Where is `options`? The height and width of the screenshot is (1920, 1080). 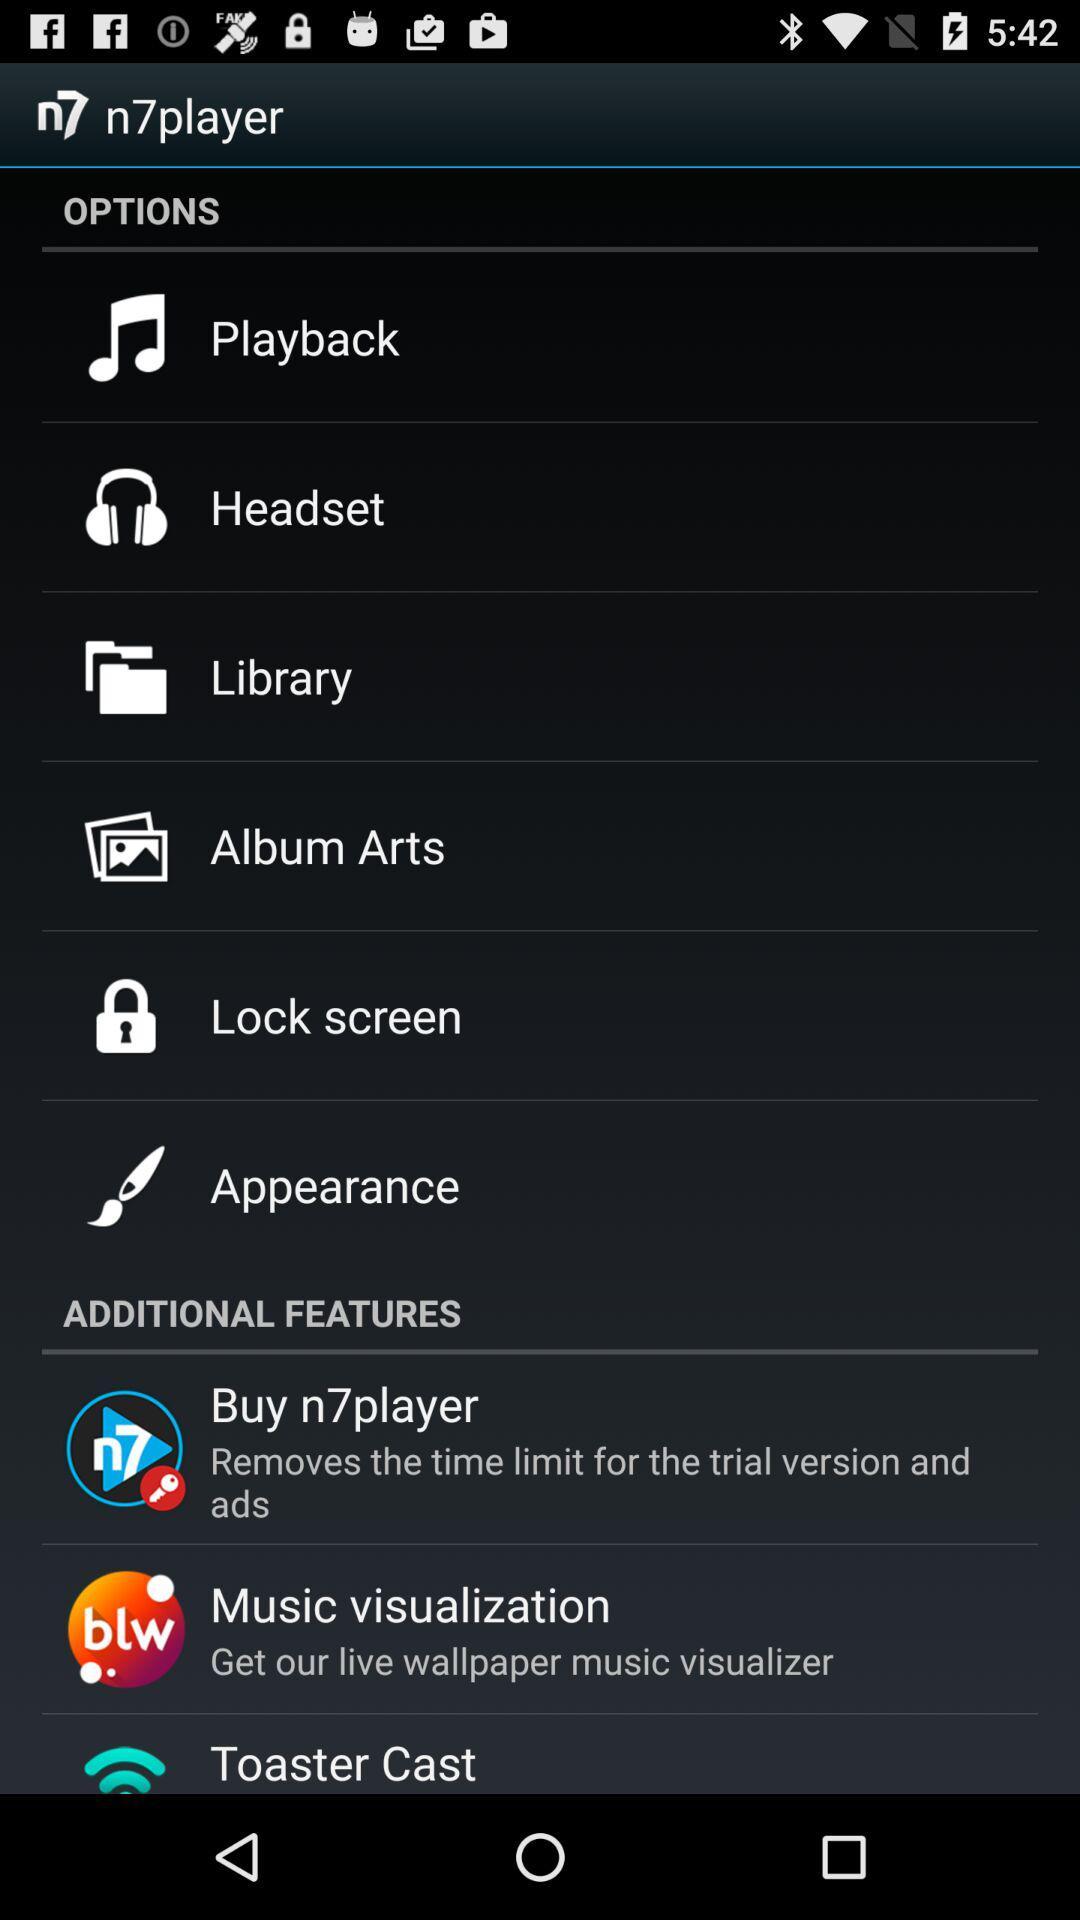 options is located at coordinates (540, 210).